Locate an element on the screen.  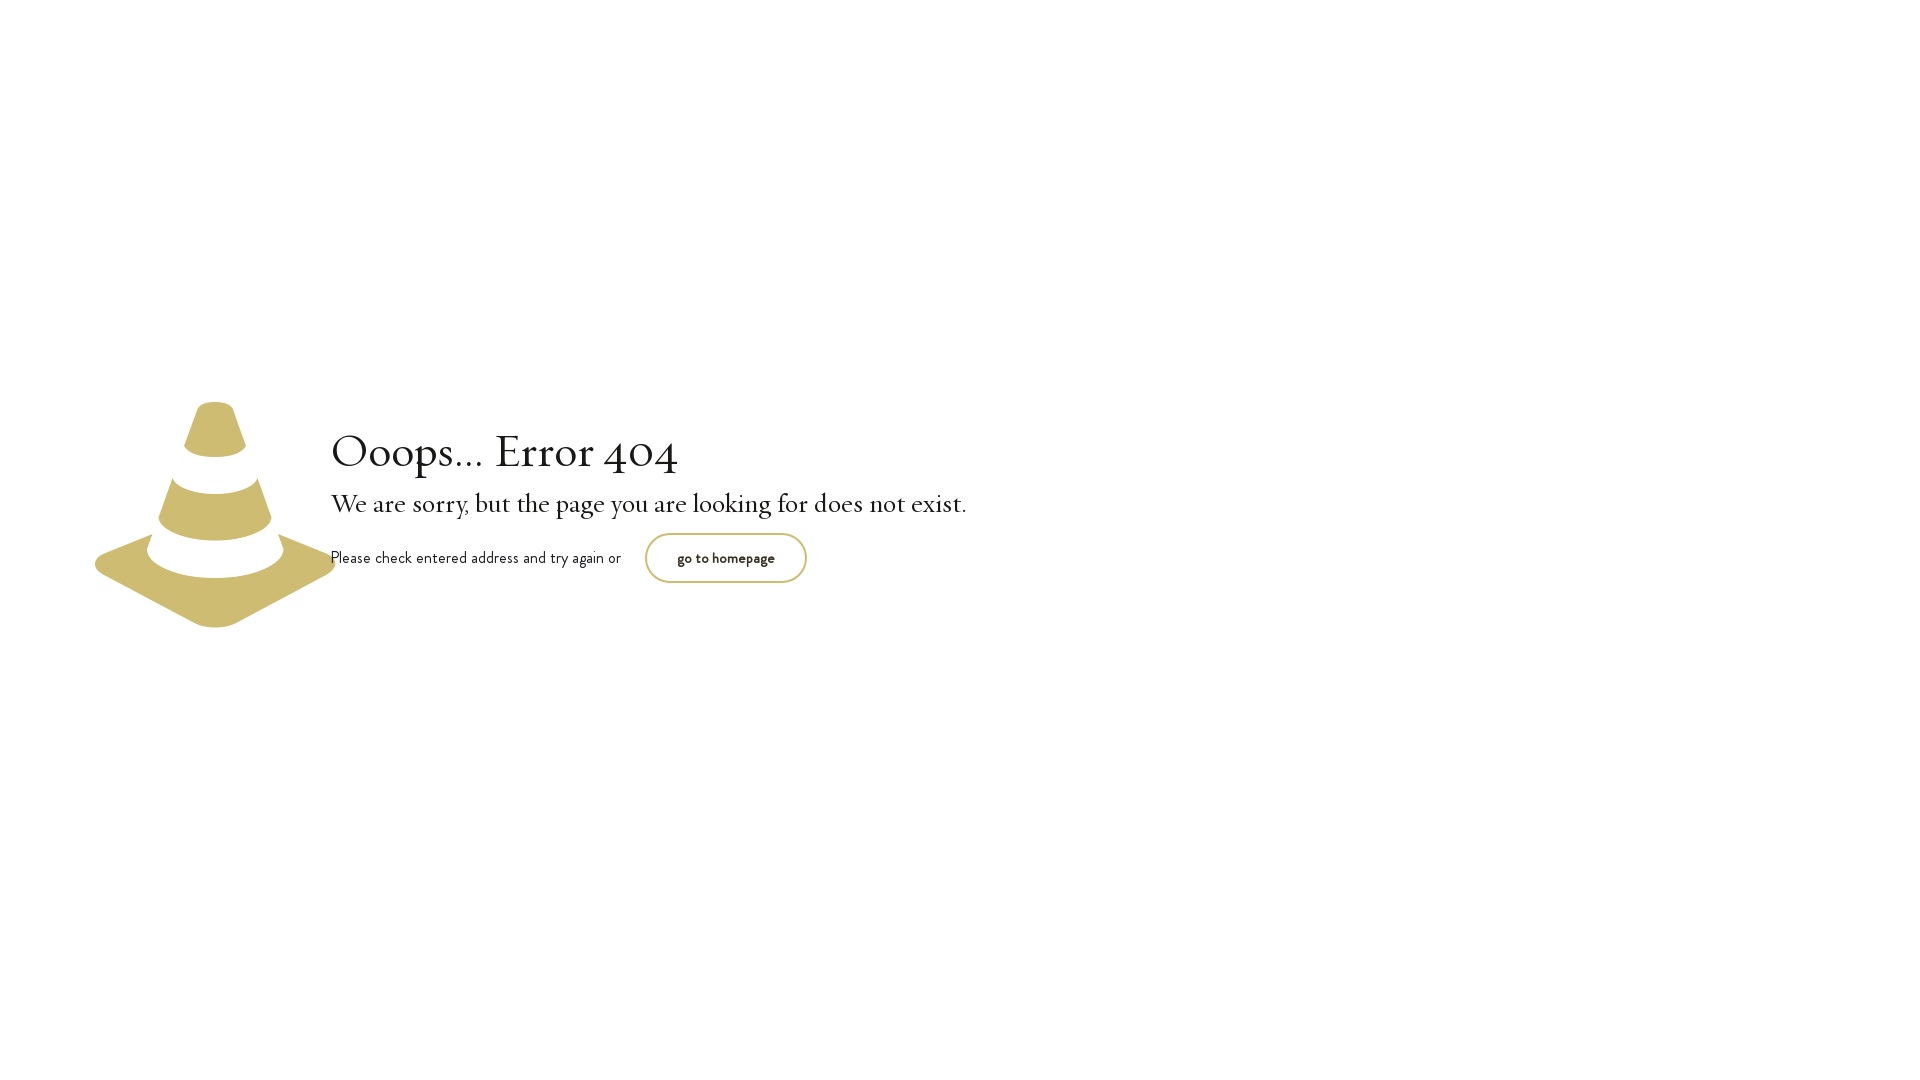
'go to homepage' is located at coordinates (644, 558).